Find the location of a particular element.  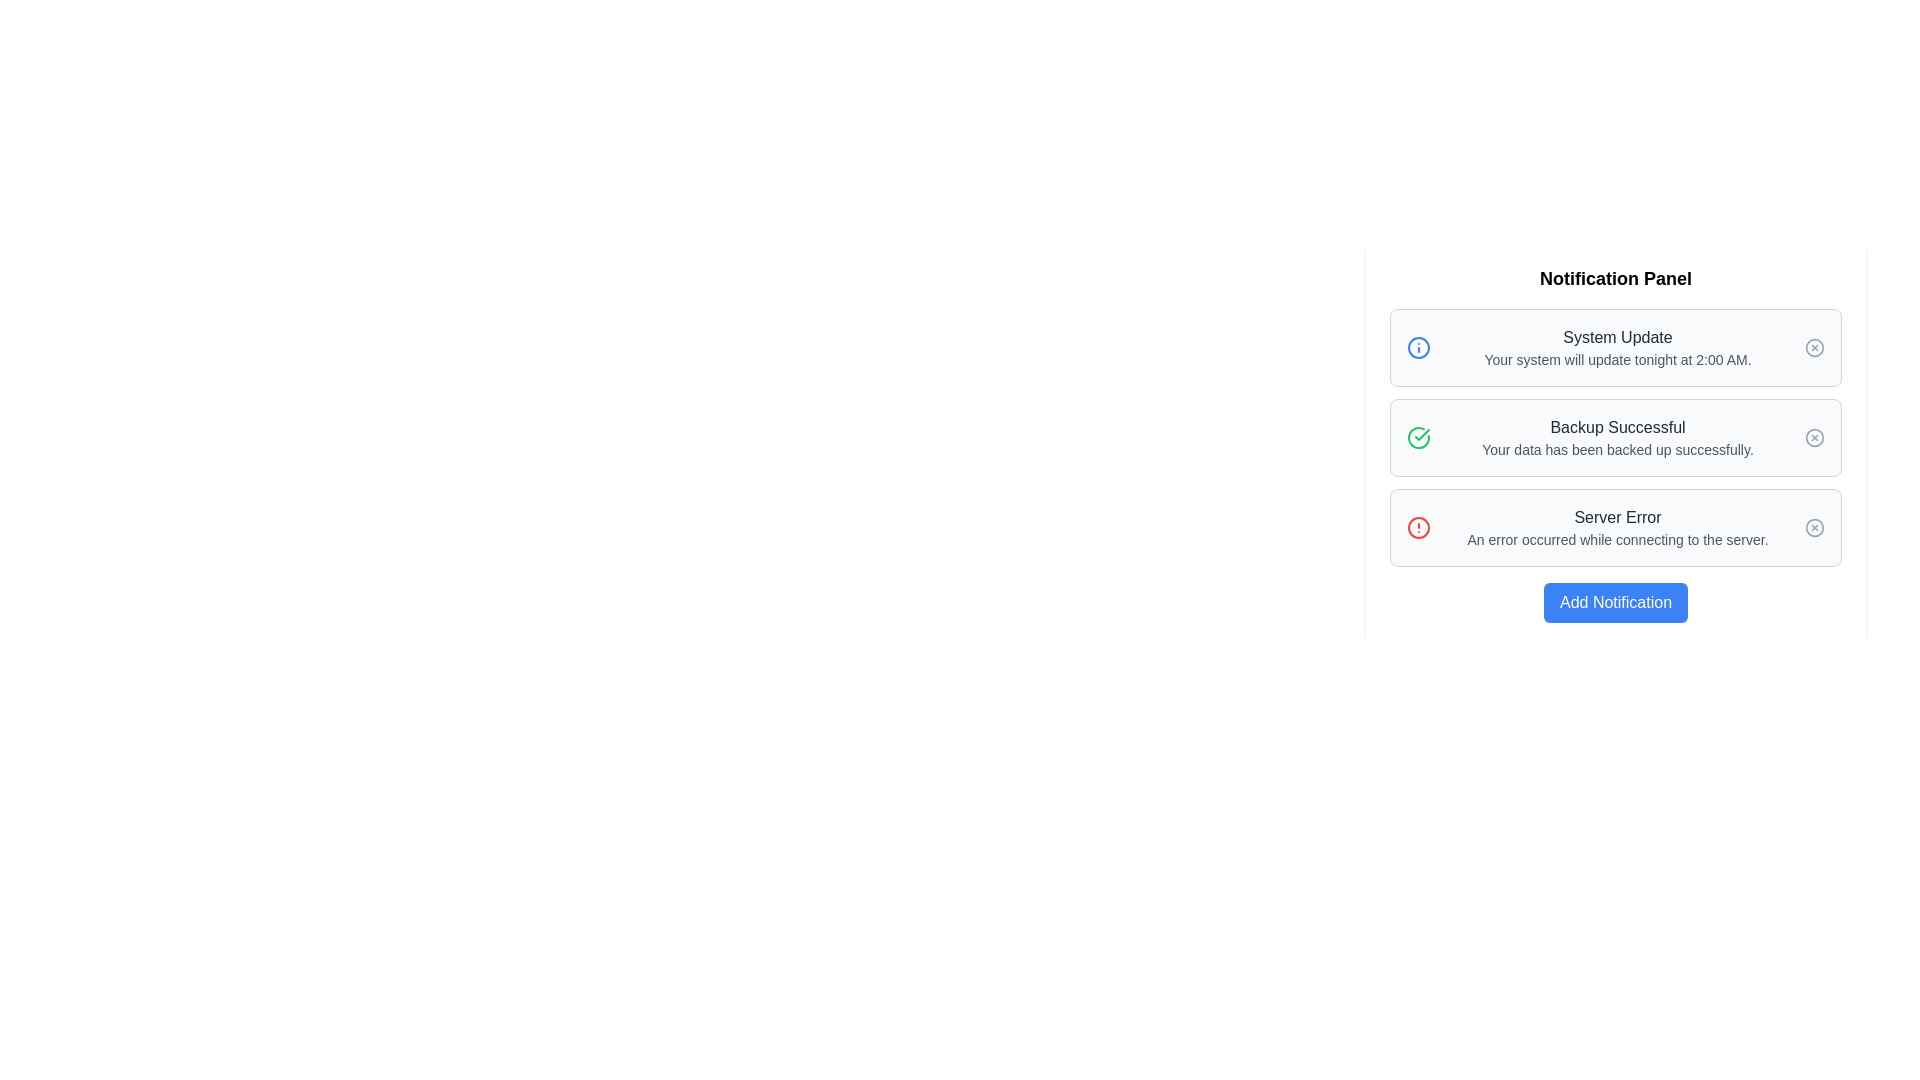

the green circular checkmark icon indicating success, located on the left side of the 'Backup Successful' notification in the notification panel is located at coordinates (1418, 437).